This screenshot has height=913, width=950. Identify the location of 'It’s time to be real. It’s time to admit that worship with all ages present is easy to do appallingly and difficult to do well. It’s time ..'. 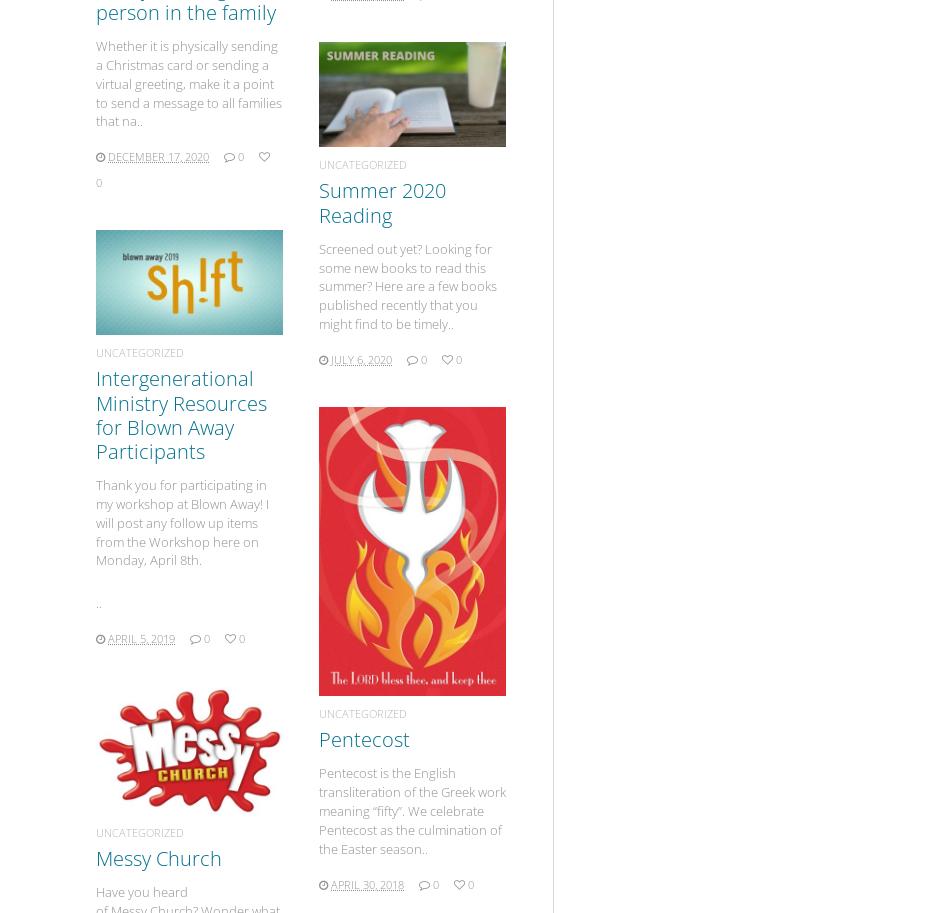
(202, 468).